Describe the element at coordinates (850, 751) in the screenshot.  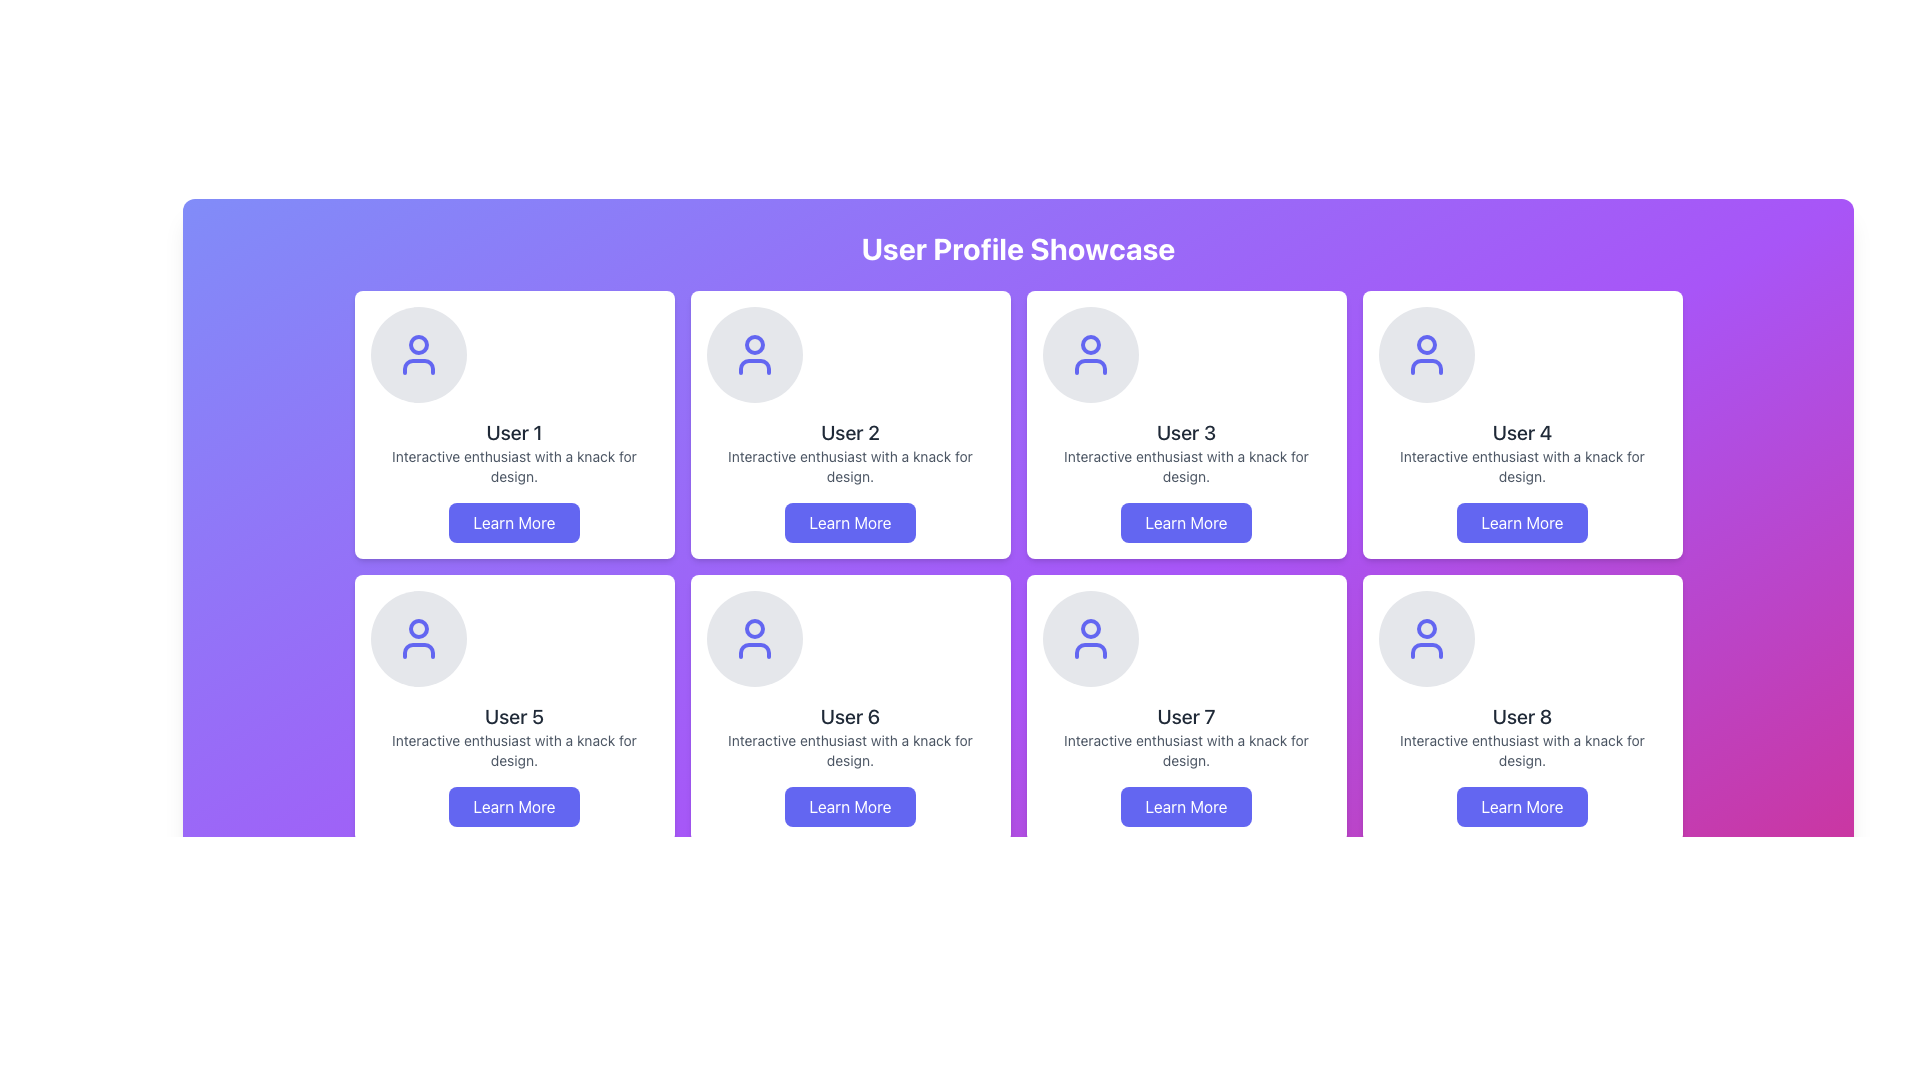
I see `the text element displaying 'Interactive enthusiast with a knack for design.' which is located below 'User 6' and above the 'Learn More' button` at that location.